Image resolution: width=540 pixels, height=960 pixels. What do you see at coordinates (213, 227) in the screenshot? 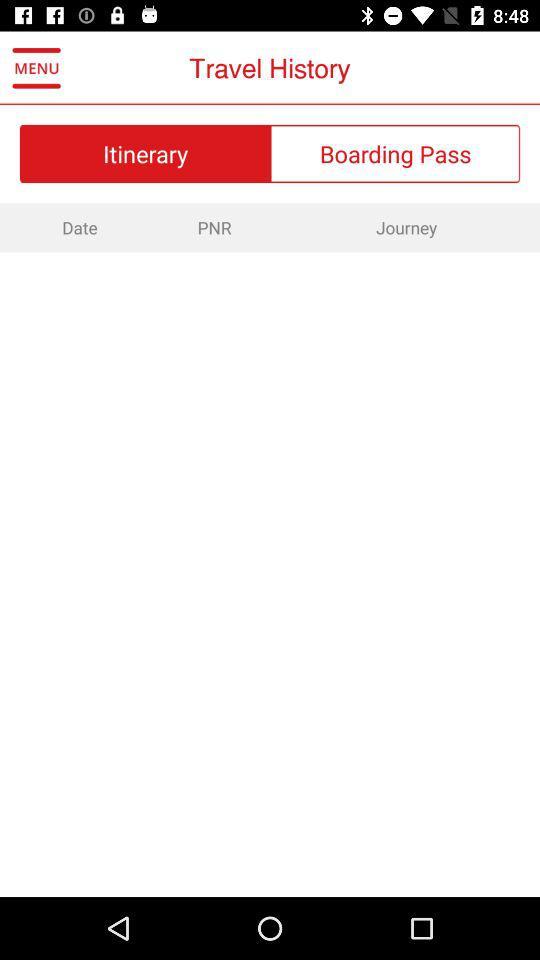
I see `the item below itinerary` at bounding box center [213, 227].